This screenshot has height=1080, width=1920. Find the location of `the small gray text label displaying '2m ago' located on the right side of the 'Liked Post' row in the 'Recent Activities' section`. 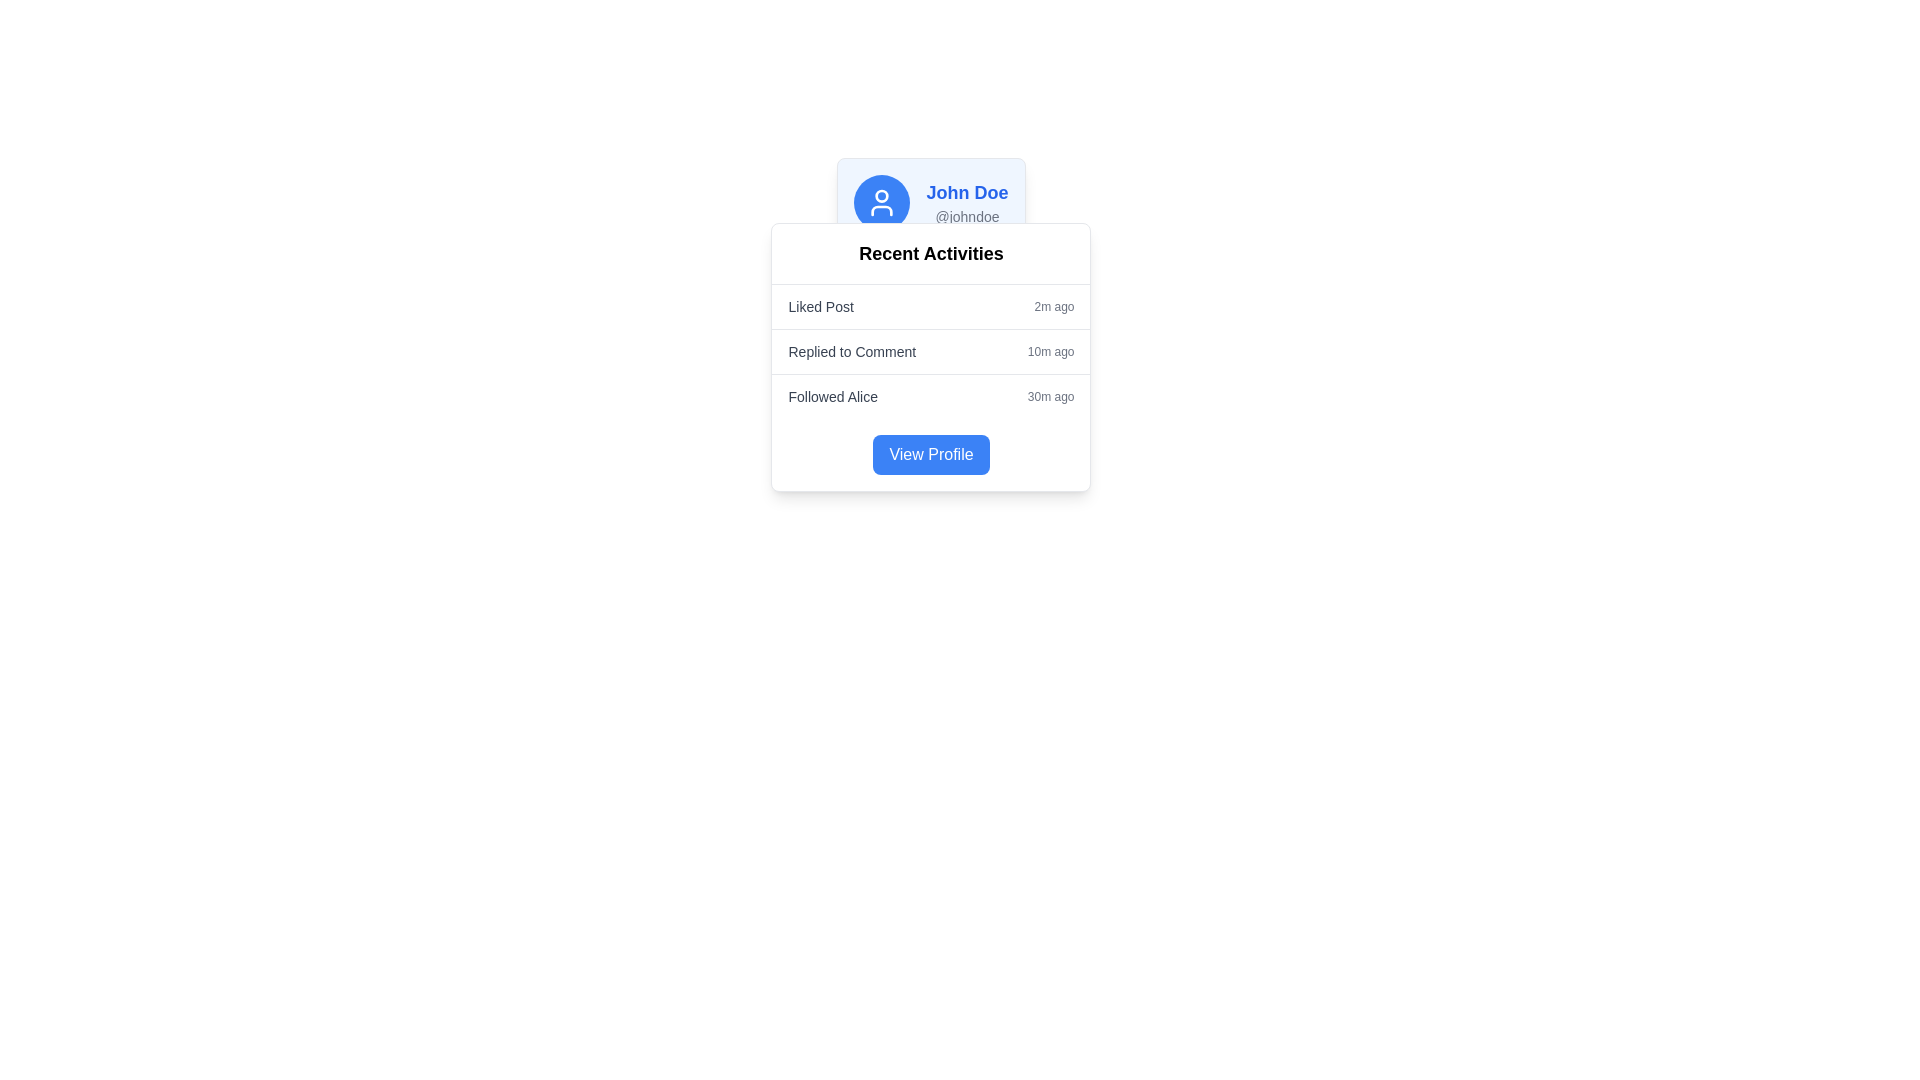

the small gray text label displaying '2m ago' located on the right side of the 'Liked Post' row in the 'Recent Activities' section is located at coordinates (1053, 307).